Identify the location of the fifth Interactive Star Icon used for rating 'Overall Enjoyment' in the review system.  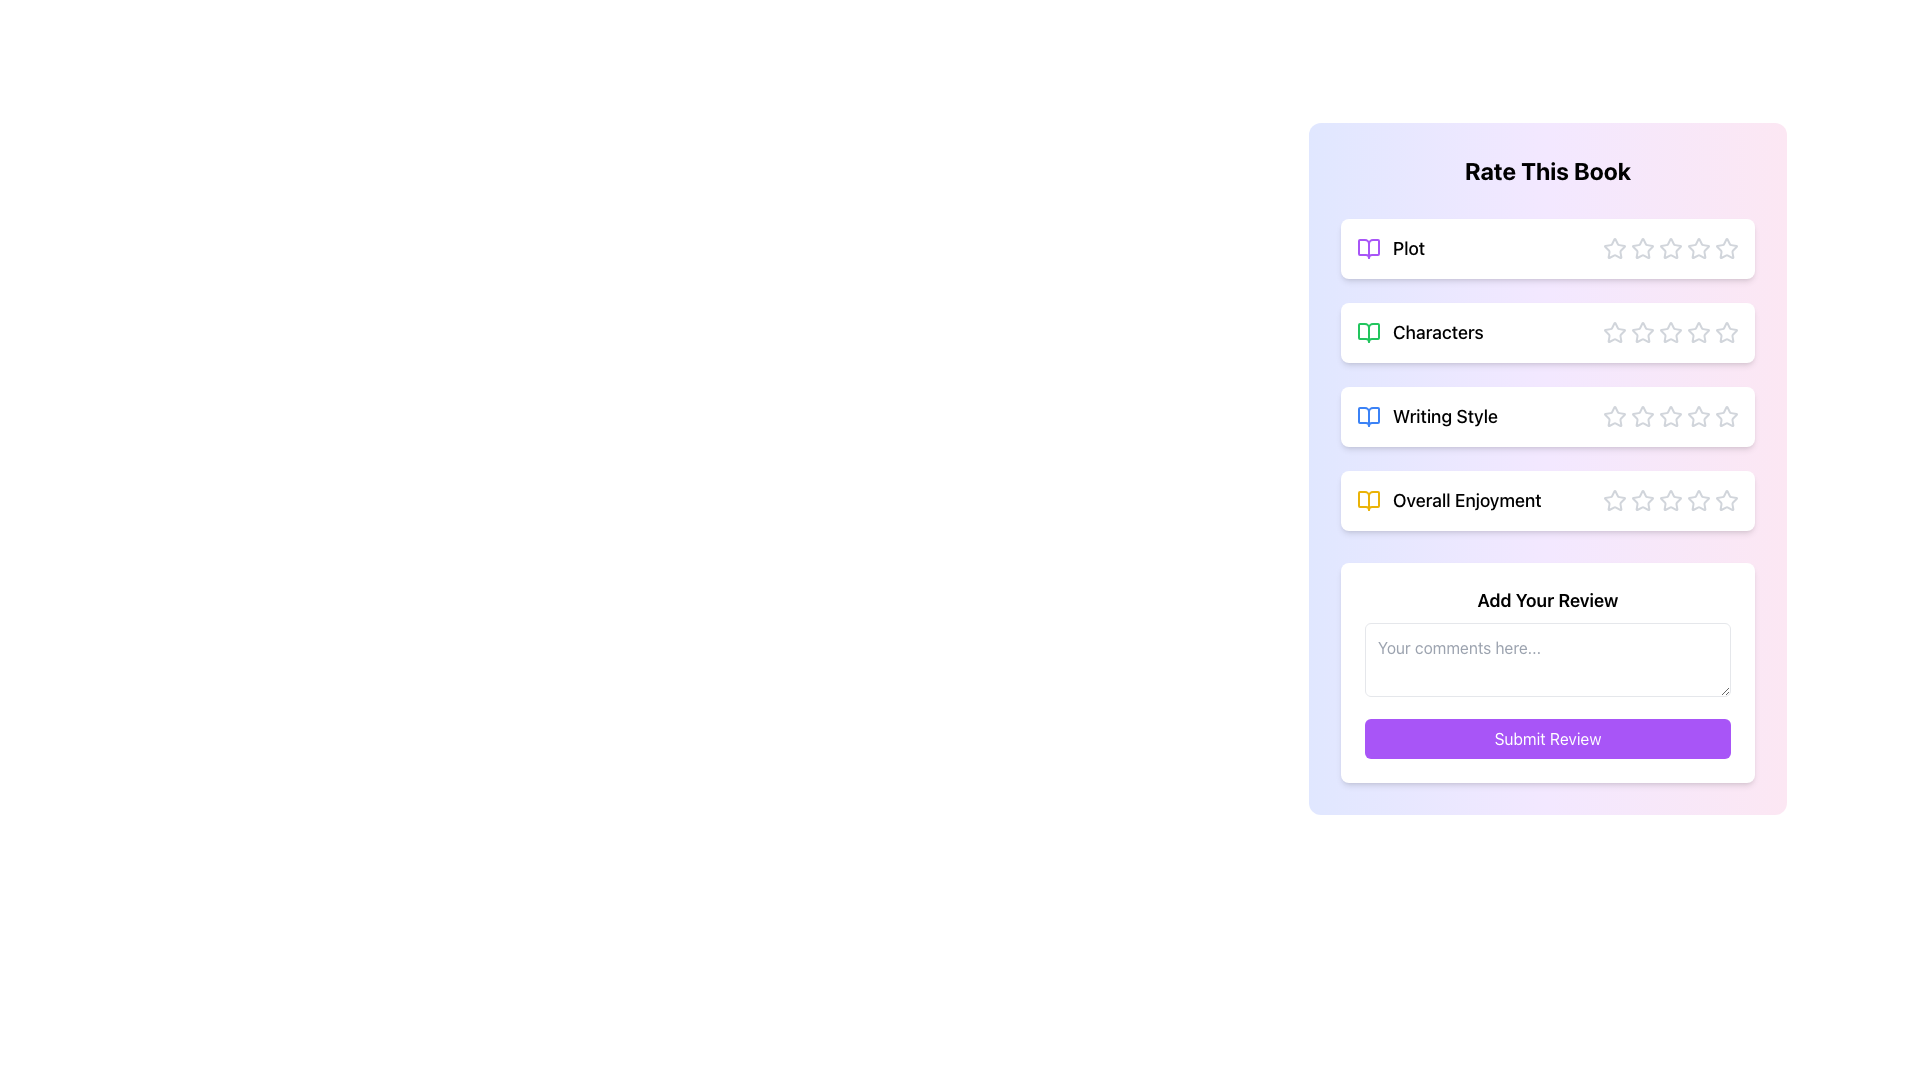
(1726, 499).